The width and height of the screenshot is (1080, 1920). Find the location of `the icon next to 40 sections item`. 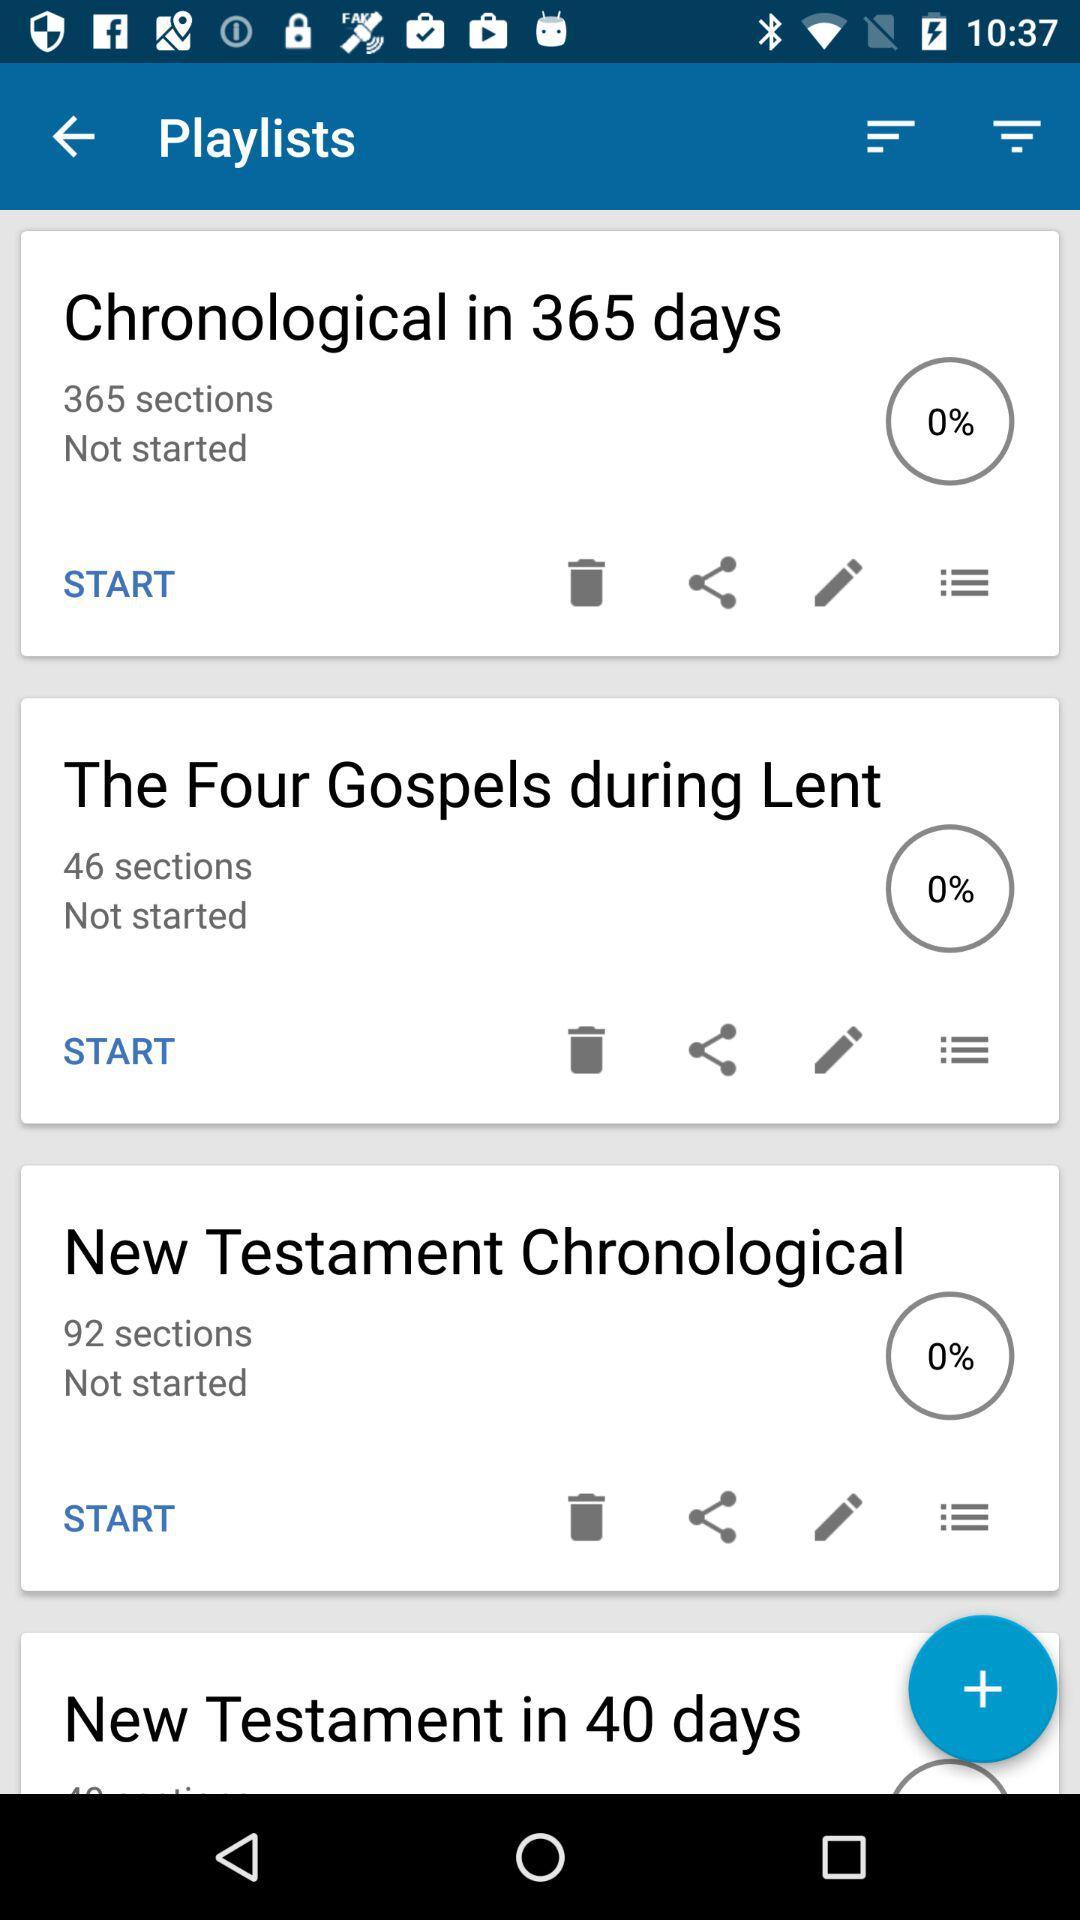

the icon next to 40 sections item is located at coordinates (981, 1695).